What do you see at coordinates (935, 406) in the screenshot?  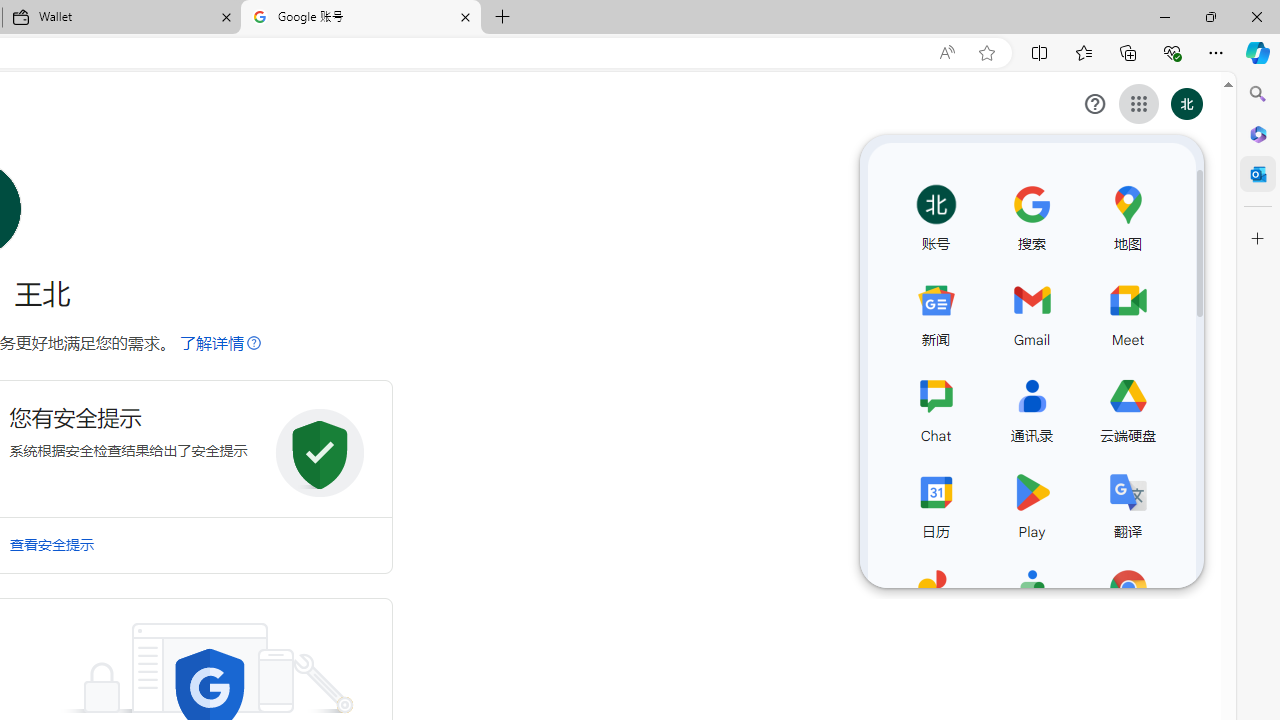 I see `'Chat'` at bounding box center [935, 406].